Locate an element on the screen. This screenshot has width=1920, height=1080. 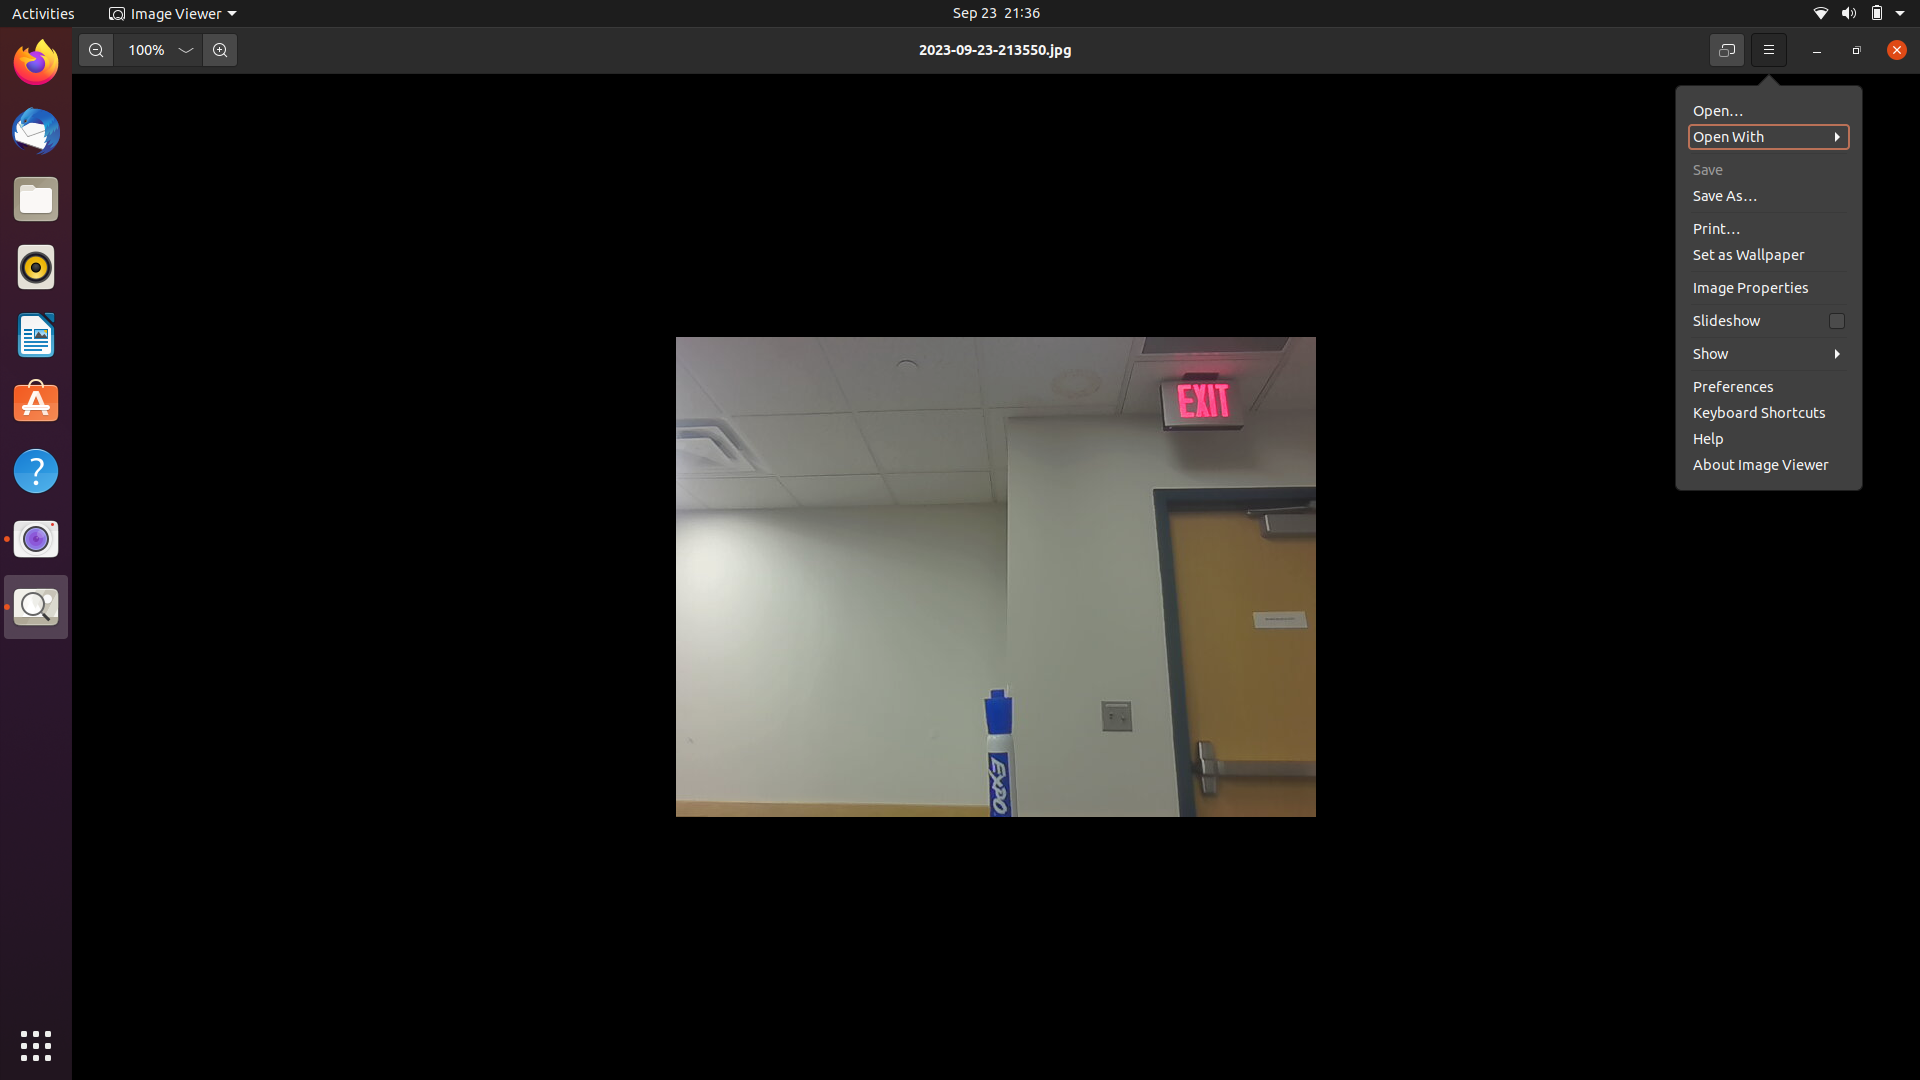
Print the image is located at coordinates (1765, 192).